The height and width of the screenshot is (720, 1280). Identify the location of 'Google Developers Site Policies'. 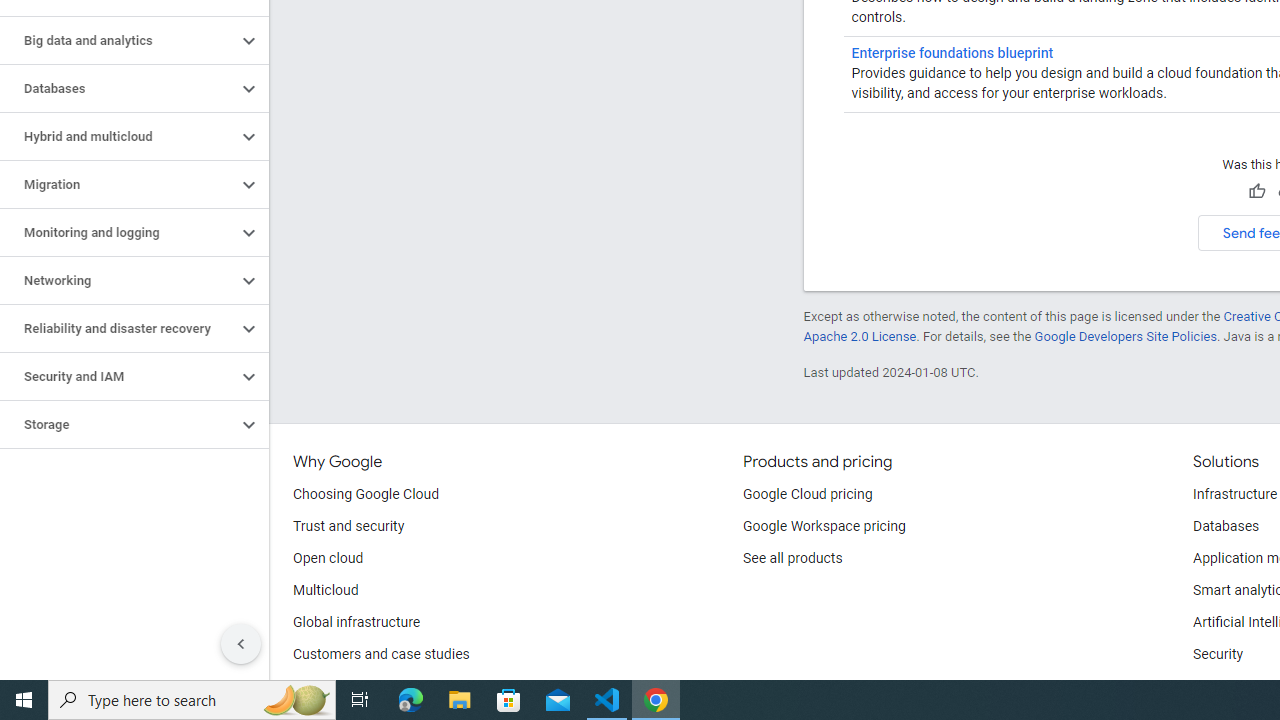
(1125, 335).